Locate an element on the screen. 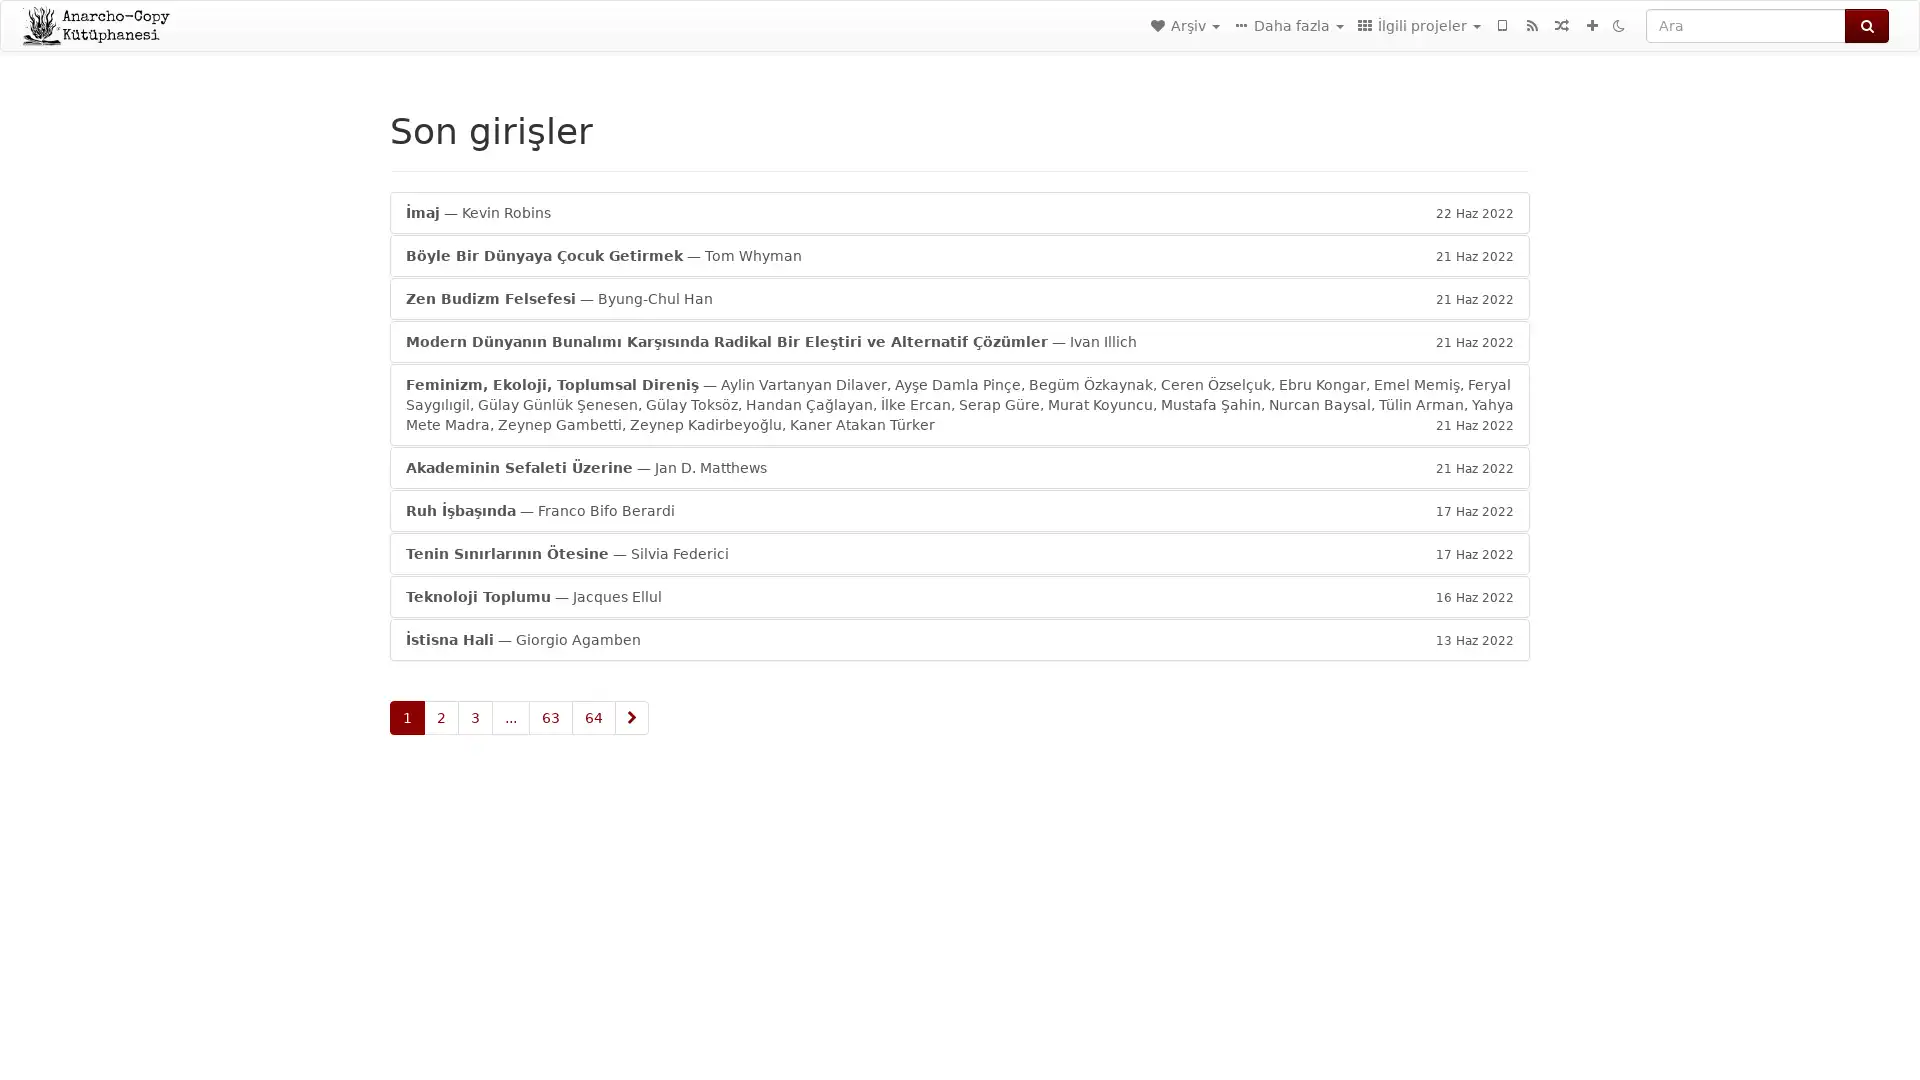  Ara is located at coordinates (1866, 26).